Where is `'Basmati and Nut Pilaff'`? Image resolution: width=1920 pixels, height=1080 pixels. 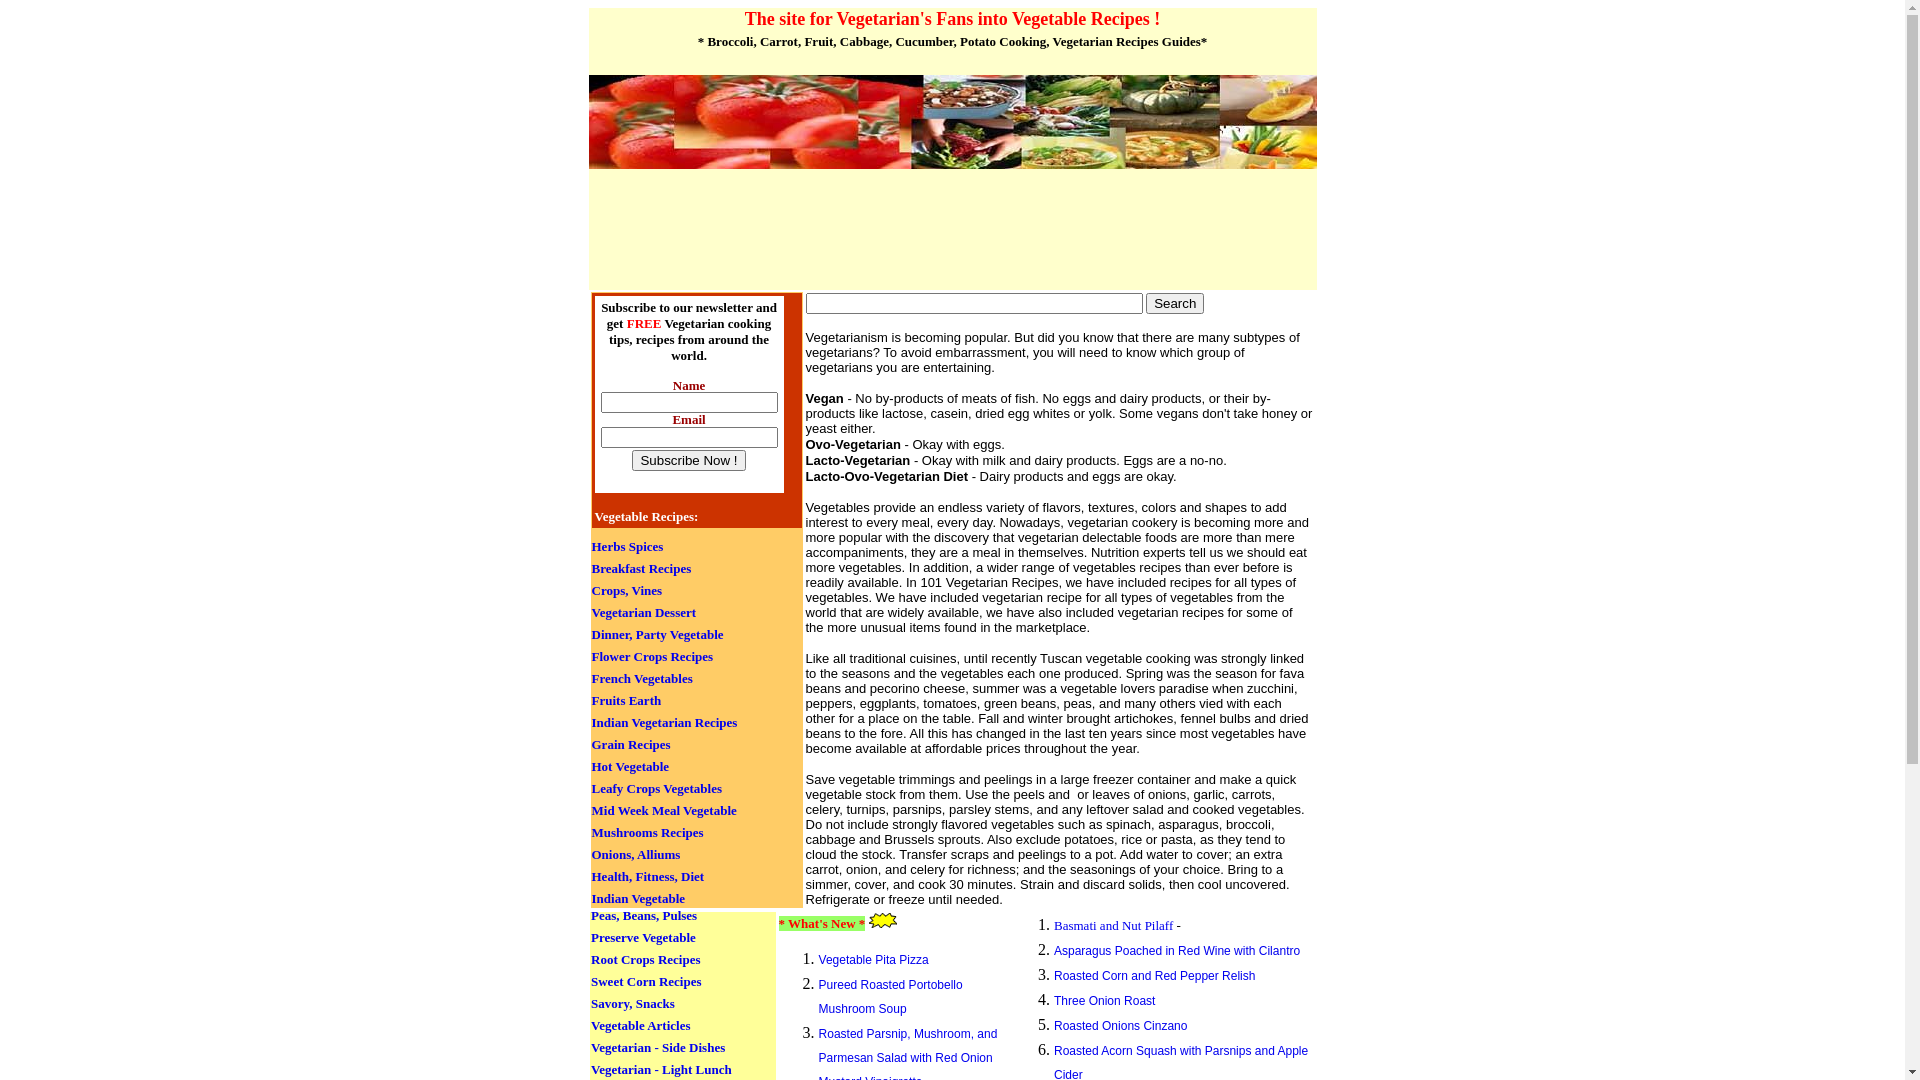 'Basmati and Nut Pilaff' is located at coordinates (1053, 925).